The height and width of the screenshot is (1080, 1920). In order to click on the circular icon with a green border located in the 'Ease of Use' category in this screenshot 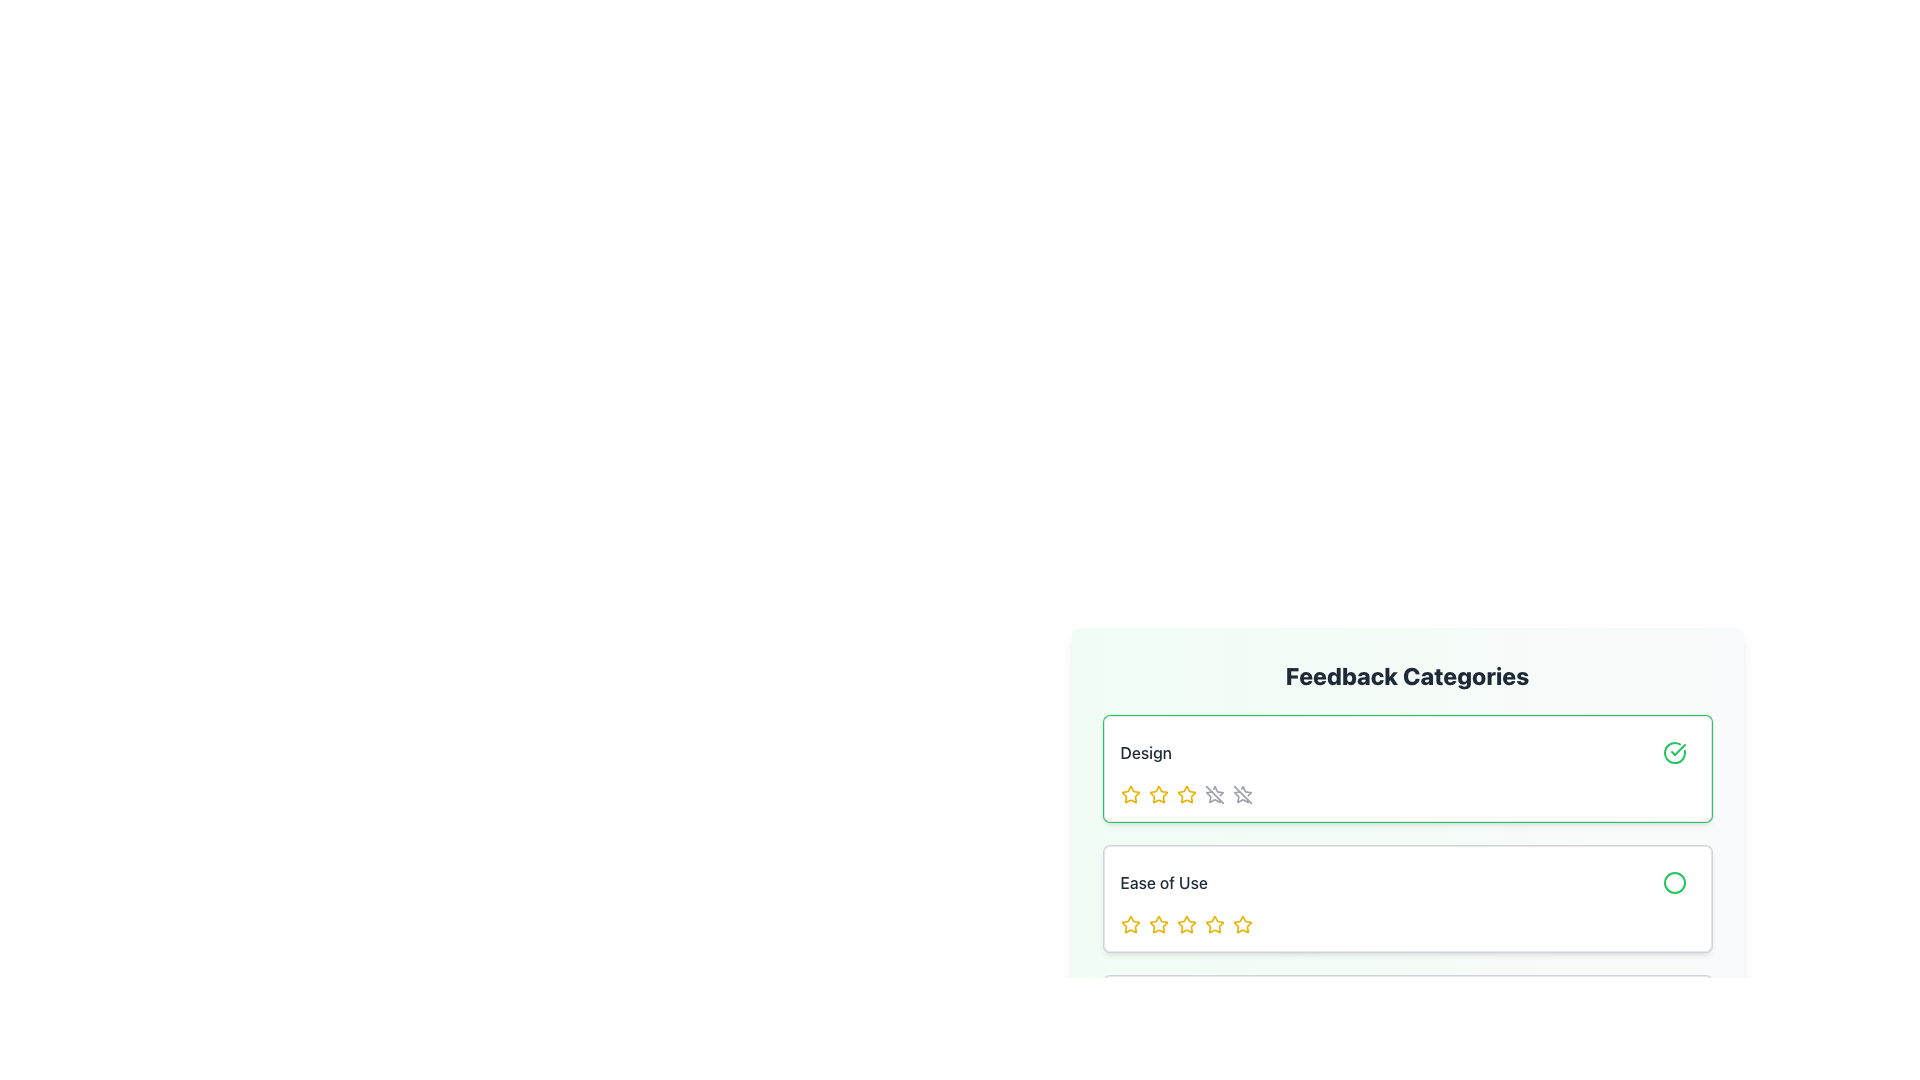, I will do `click(1674, 882)`.